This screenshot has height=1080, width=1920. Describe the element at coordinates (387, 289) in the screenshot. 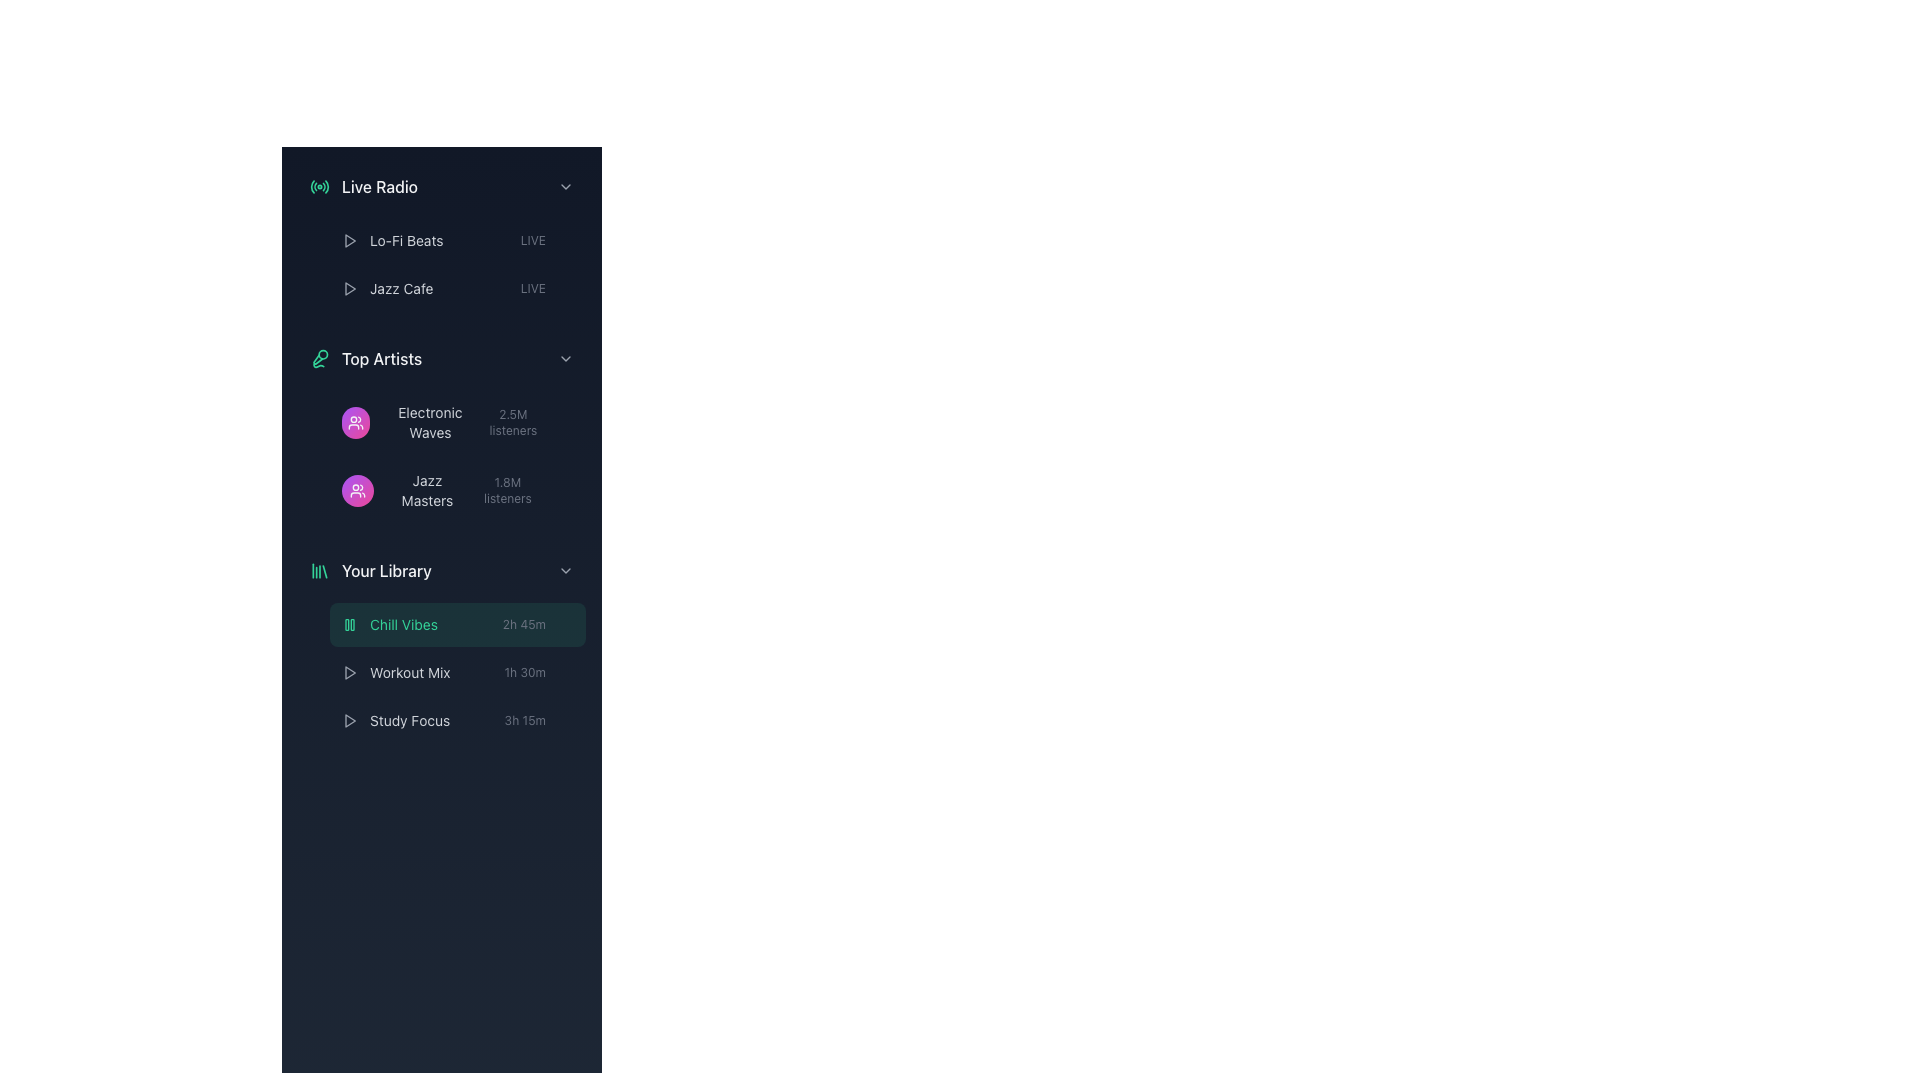

I see `text label for the Jazz Cafe entry in the Live Radio section, located beneath the Lo-Fi Beats label` at that location.